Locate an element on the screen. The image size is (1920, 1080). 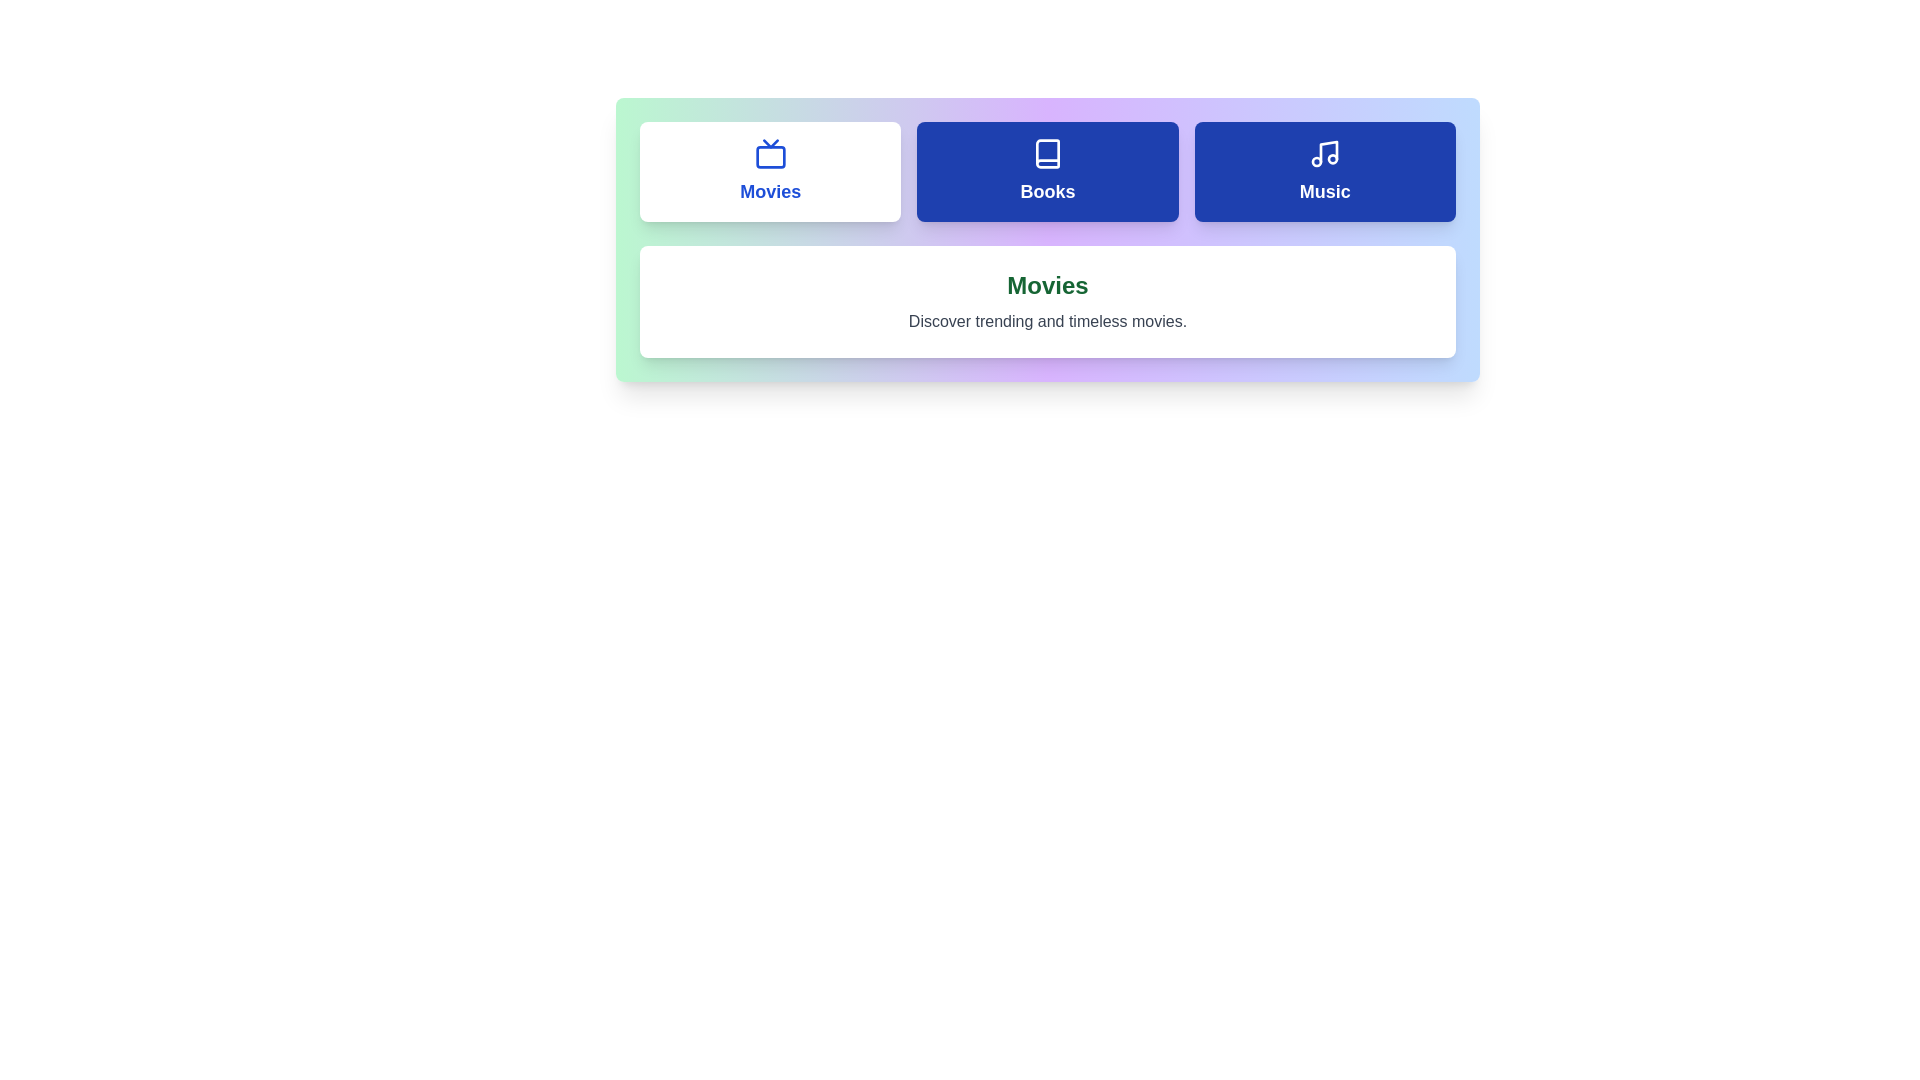
the musical note pair icon in the blue square background located at the top-center of the 'Music' card is located at coordinates (1325, 153).